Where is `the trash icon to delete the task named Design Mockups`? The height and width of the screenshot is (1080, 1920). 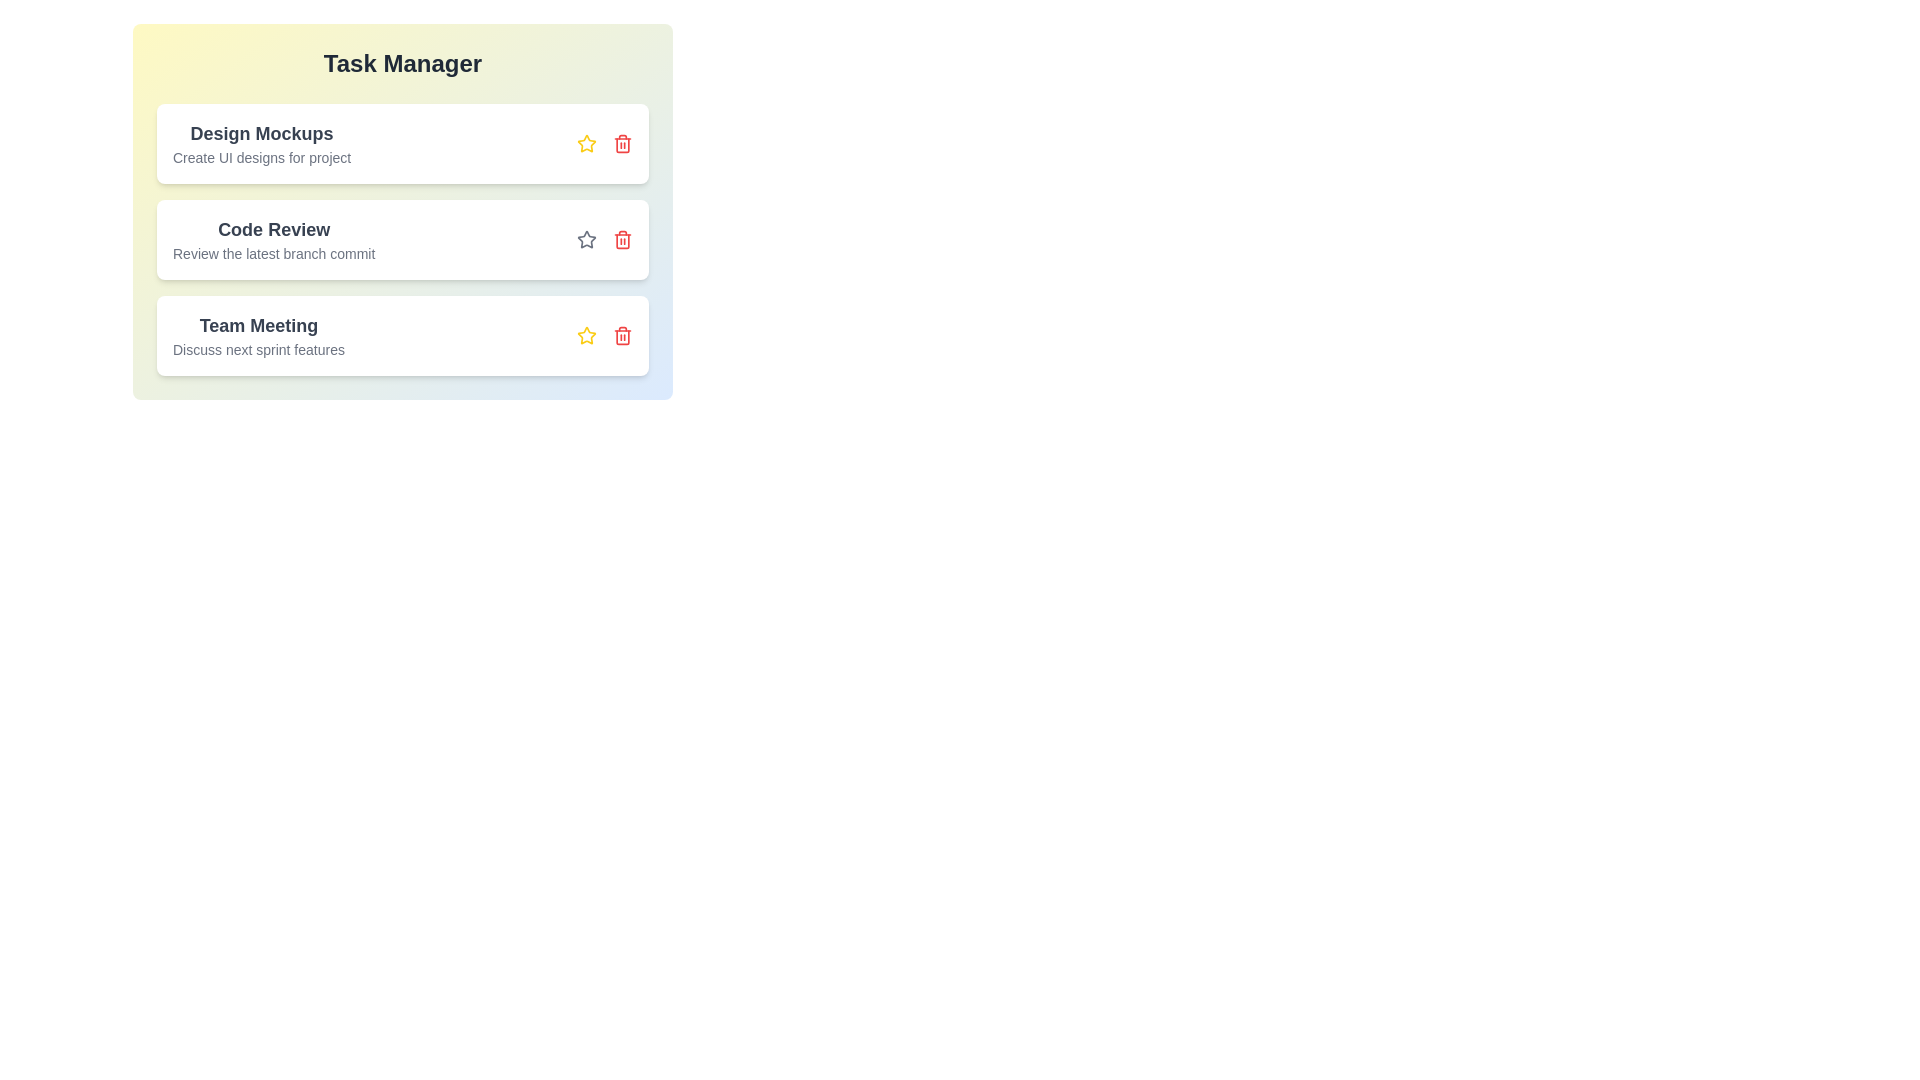
the trash icon to delete the task named Design Mockups is located at coordinates (622, 142).